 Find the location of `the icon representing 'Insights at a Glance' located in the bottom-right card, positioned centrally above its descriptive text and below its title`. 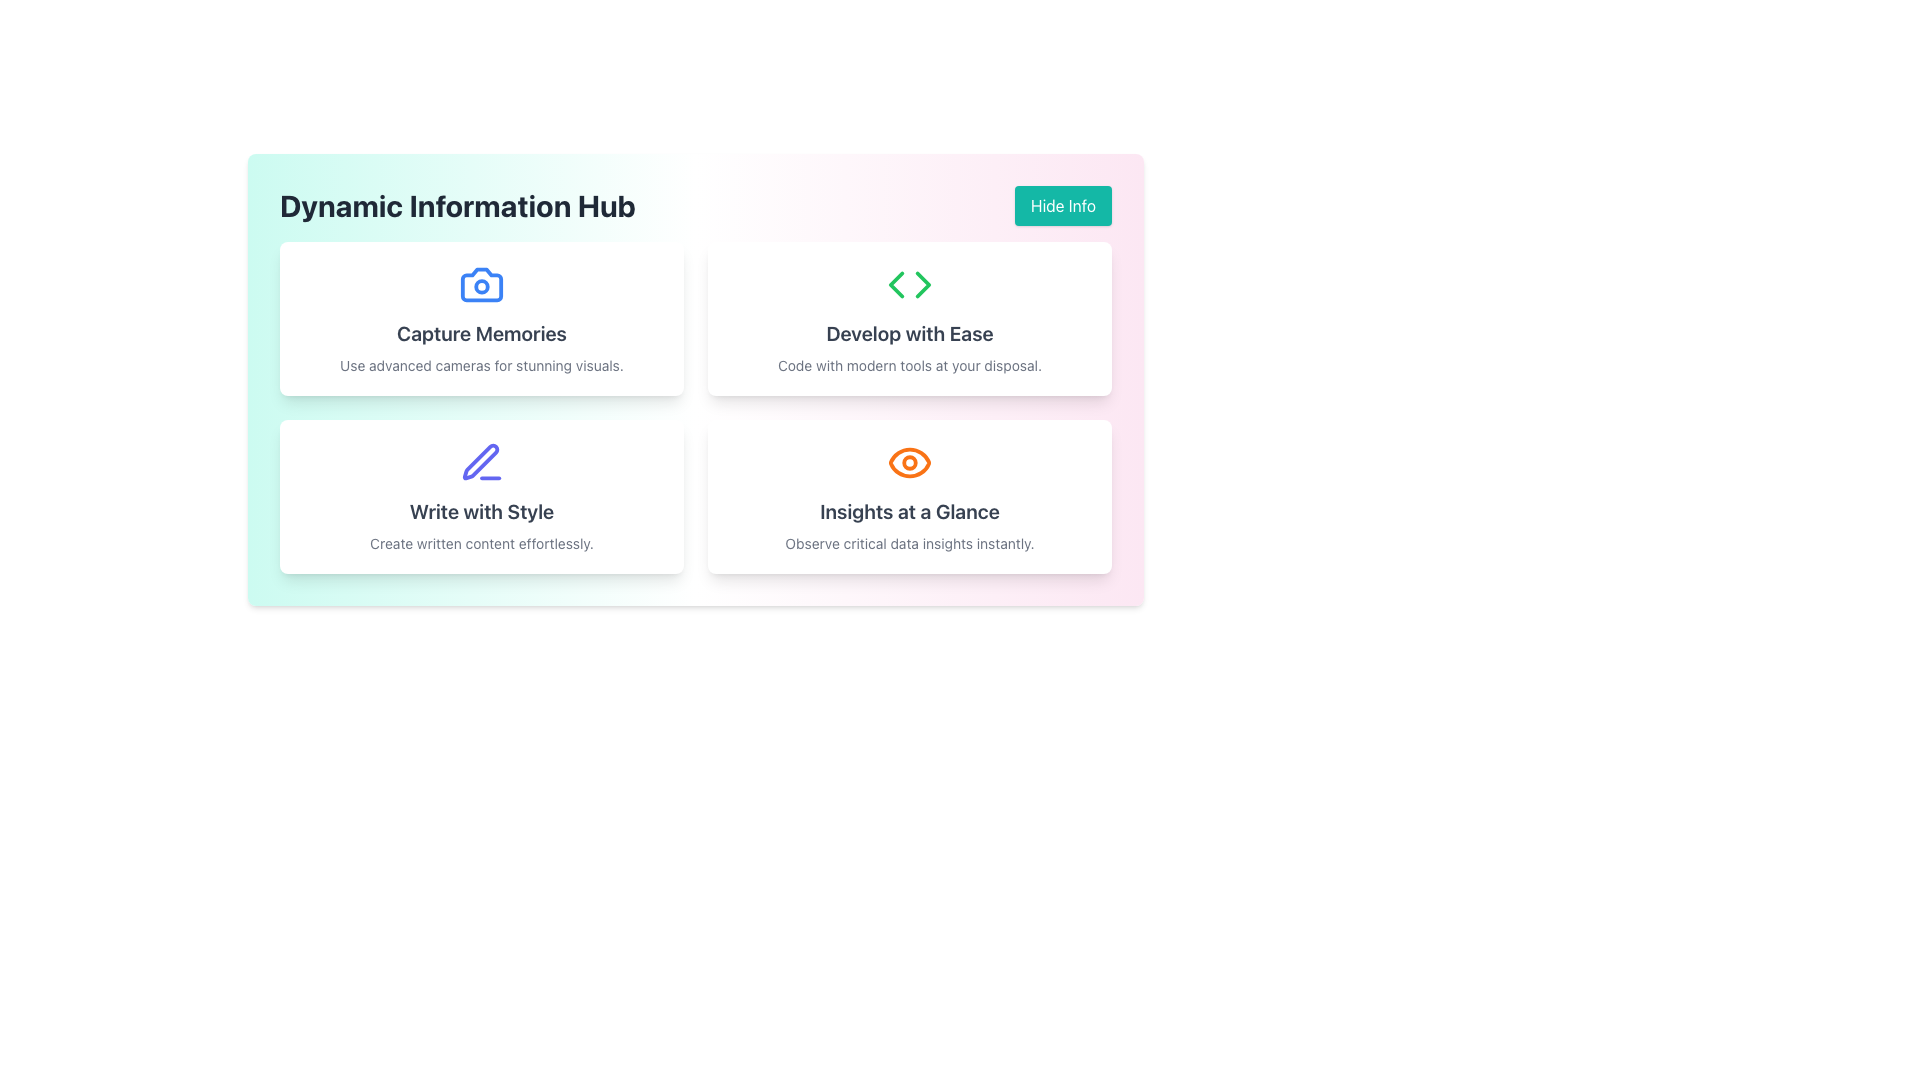

the icon representing 'Insights at a Glance' located in the bottom-right card, positioned centrally above its descriptive text and below its title is located at coordinates (909, 462).